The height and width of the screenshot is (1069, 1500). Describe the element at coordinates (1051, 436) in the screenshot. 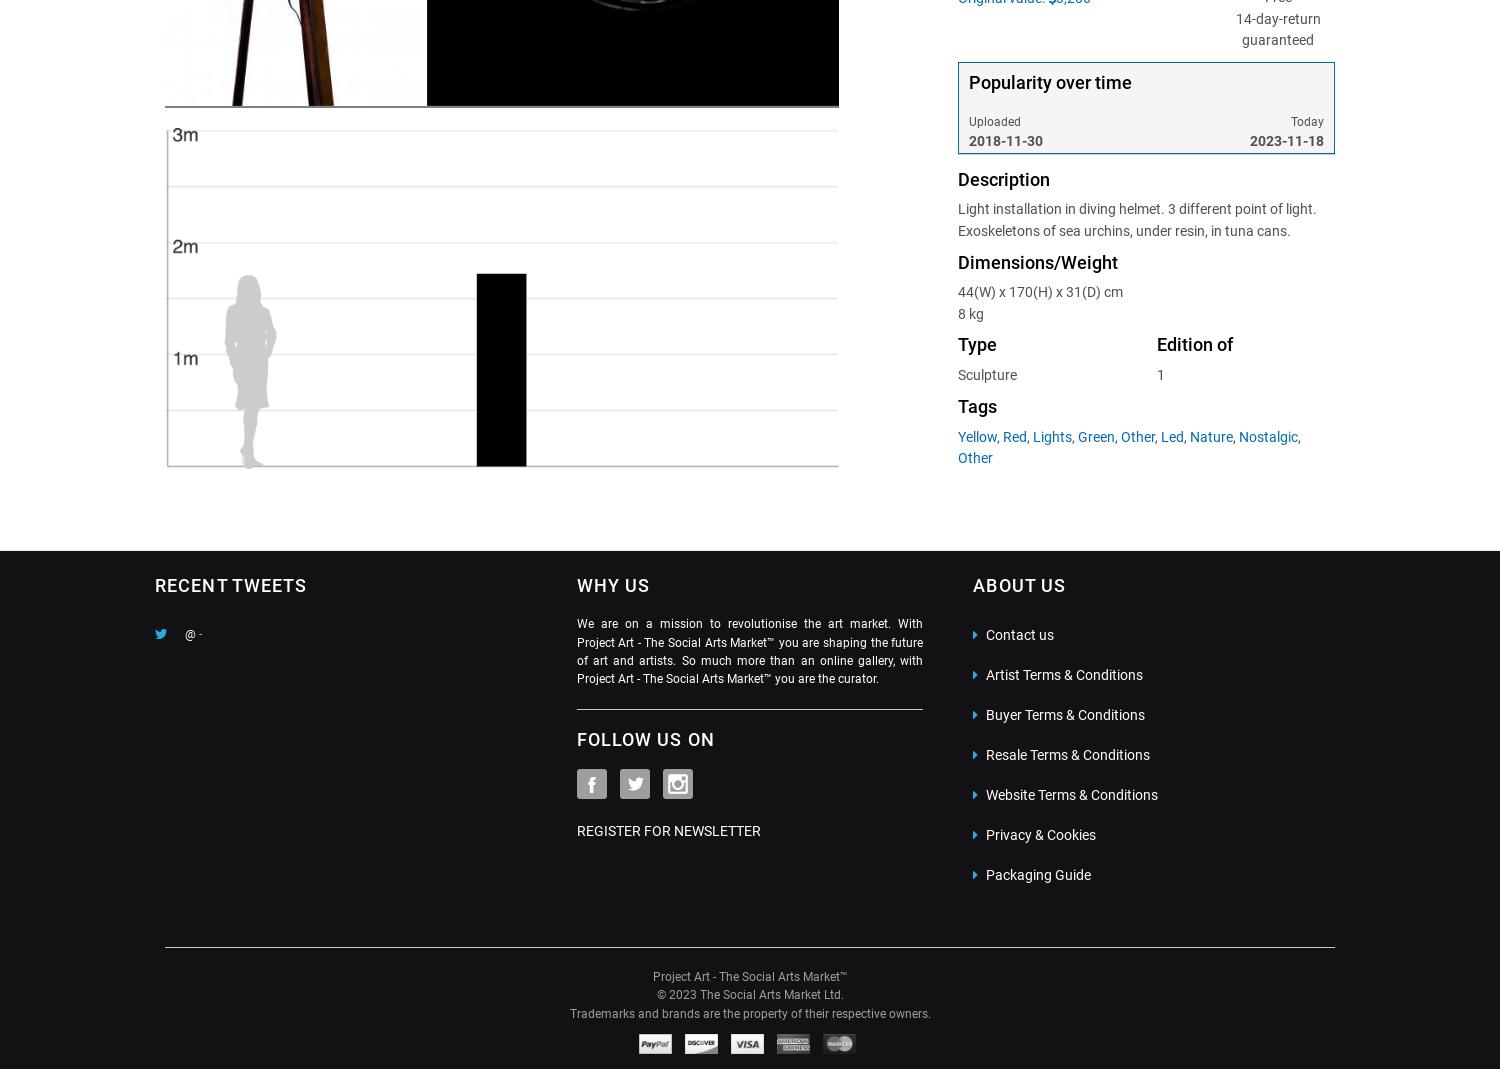

I see `'Lights'` at that location.